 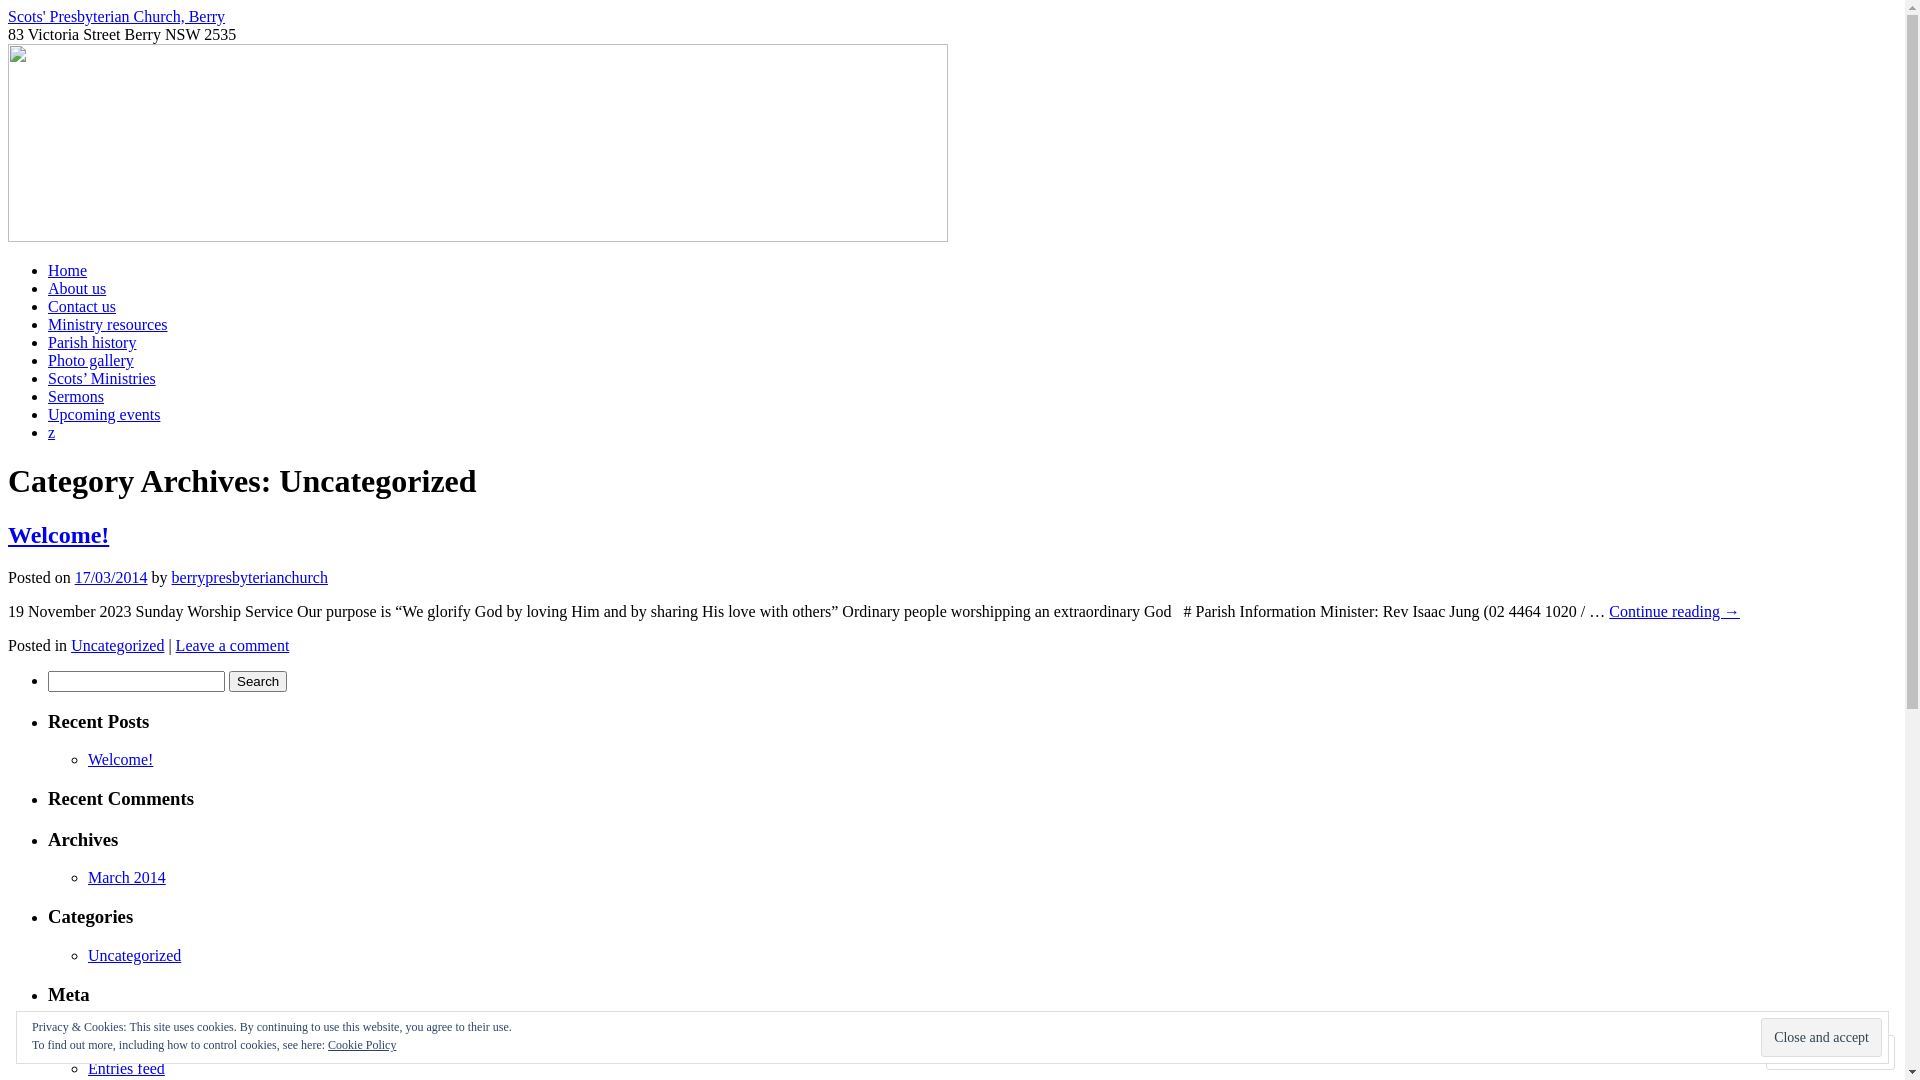 I want to click on 'Cookie Policy', so click(x=361, y=1044).